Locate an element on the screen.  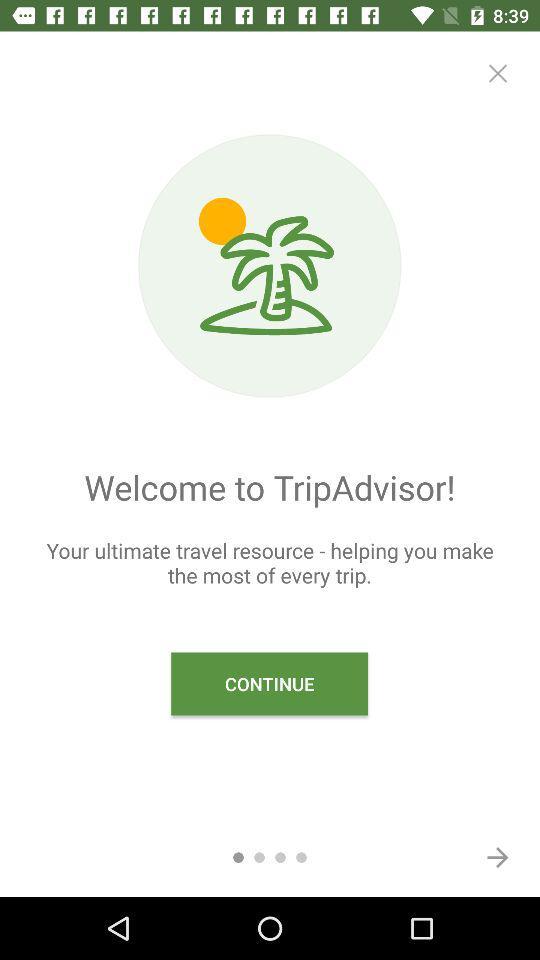
the item below the your ultimate travel item is located at coordinates (496, 856).